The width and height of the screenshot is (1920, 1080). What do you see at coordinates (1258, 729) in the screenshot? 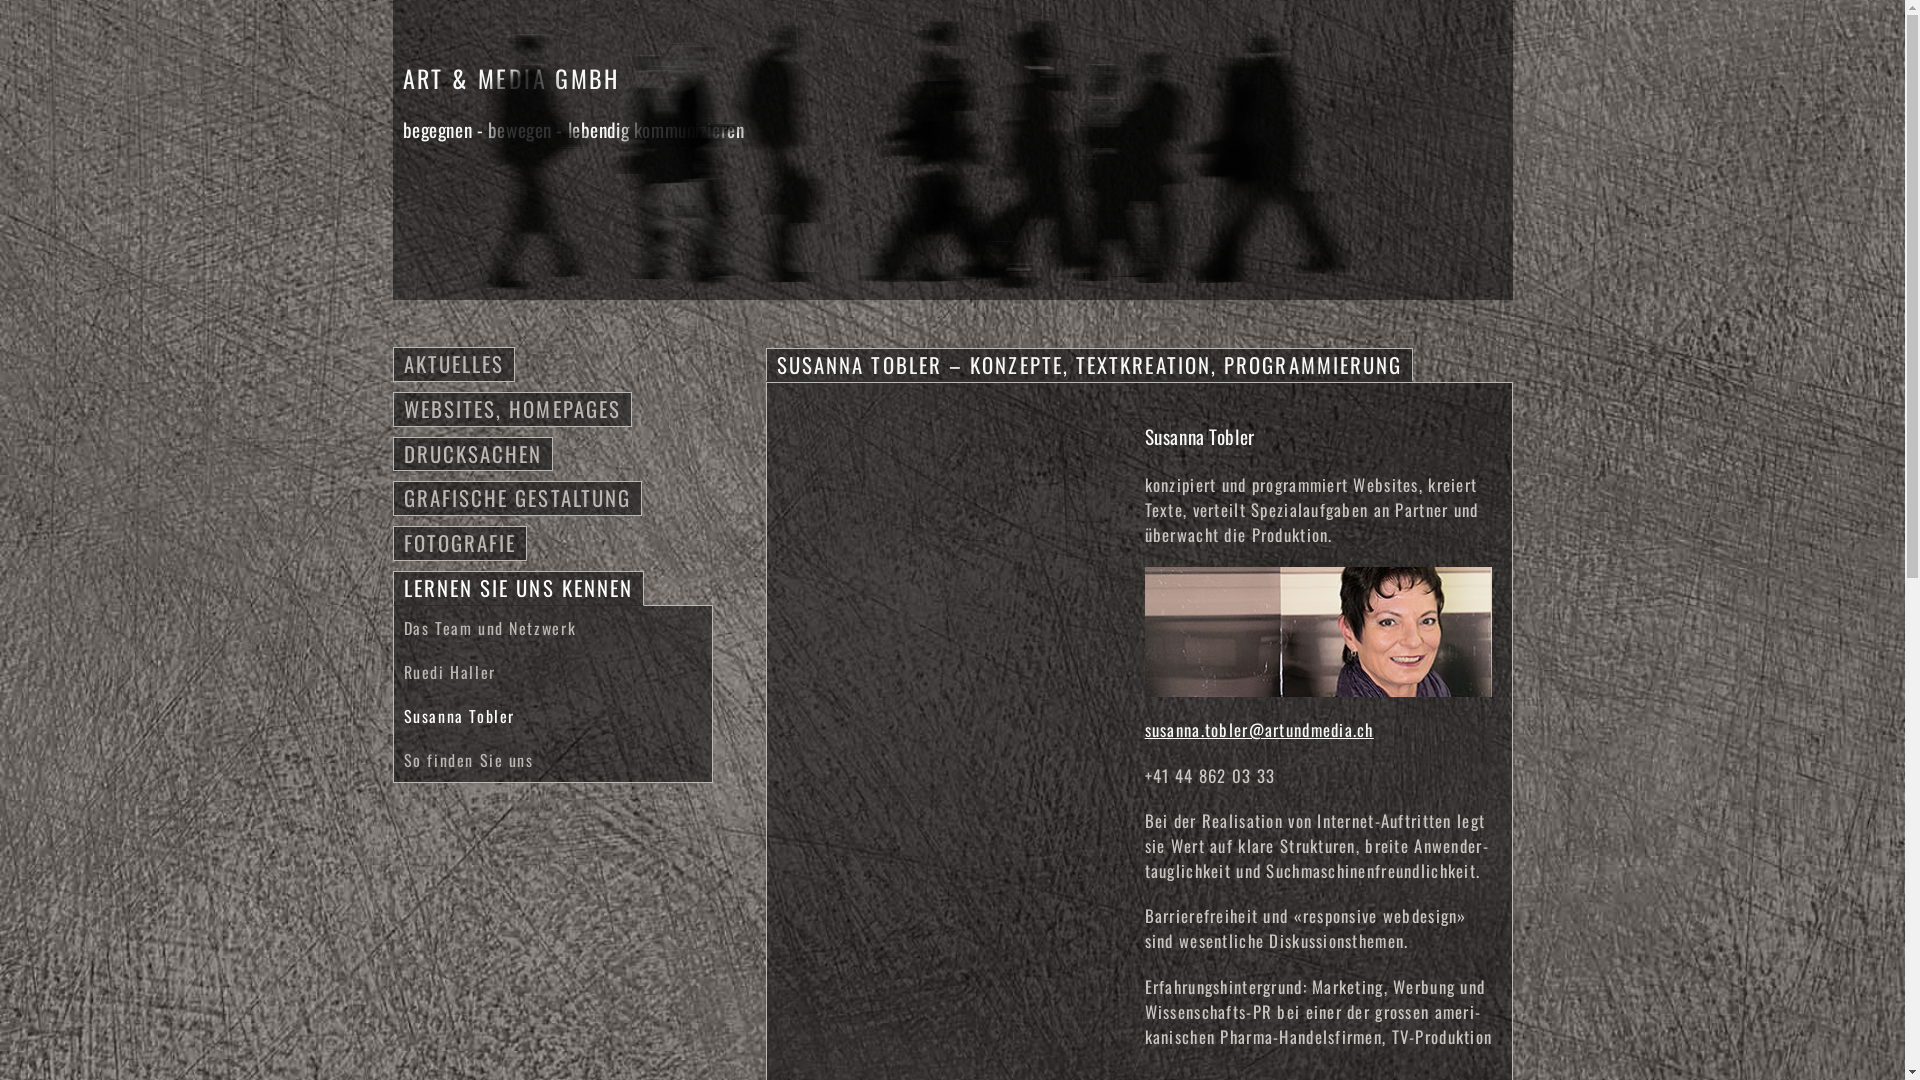
I see `'susanna.tobler@artundmedia.ch'` at bounding box center [1258, 729].